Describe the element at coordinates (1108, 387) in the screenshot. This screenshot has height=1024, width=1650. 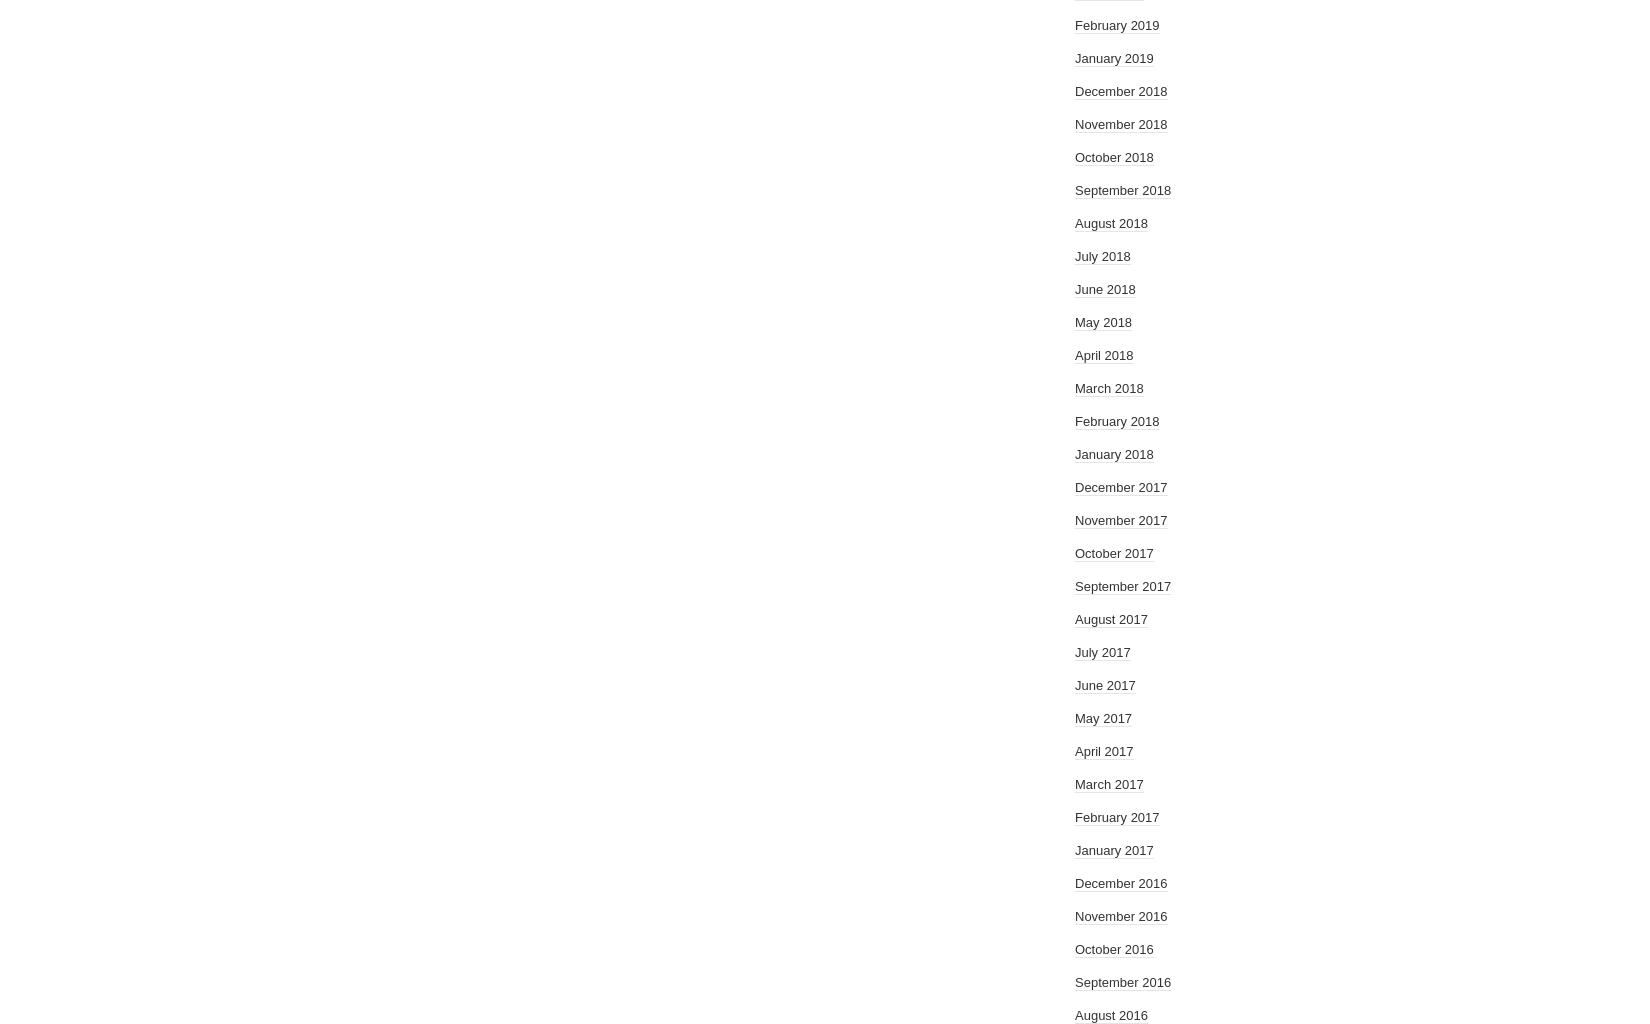
I see `'March 2018'` at that location.